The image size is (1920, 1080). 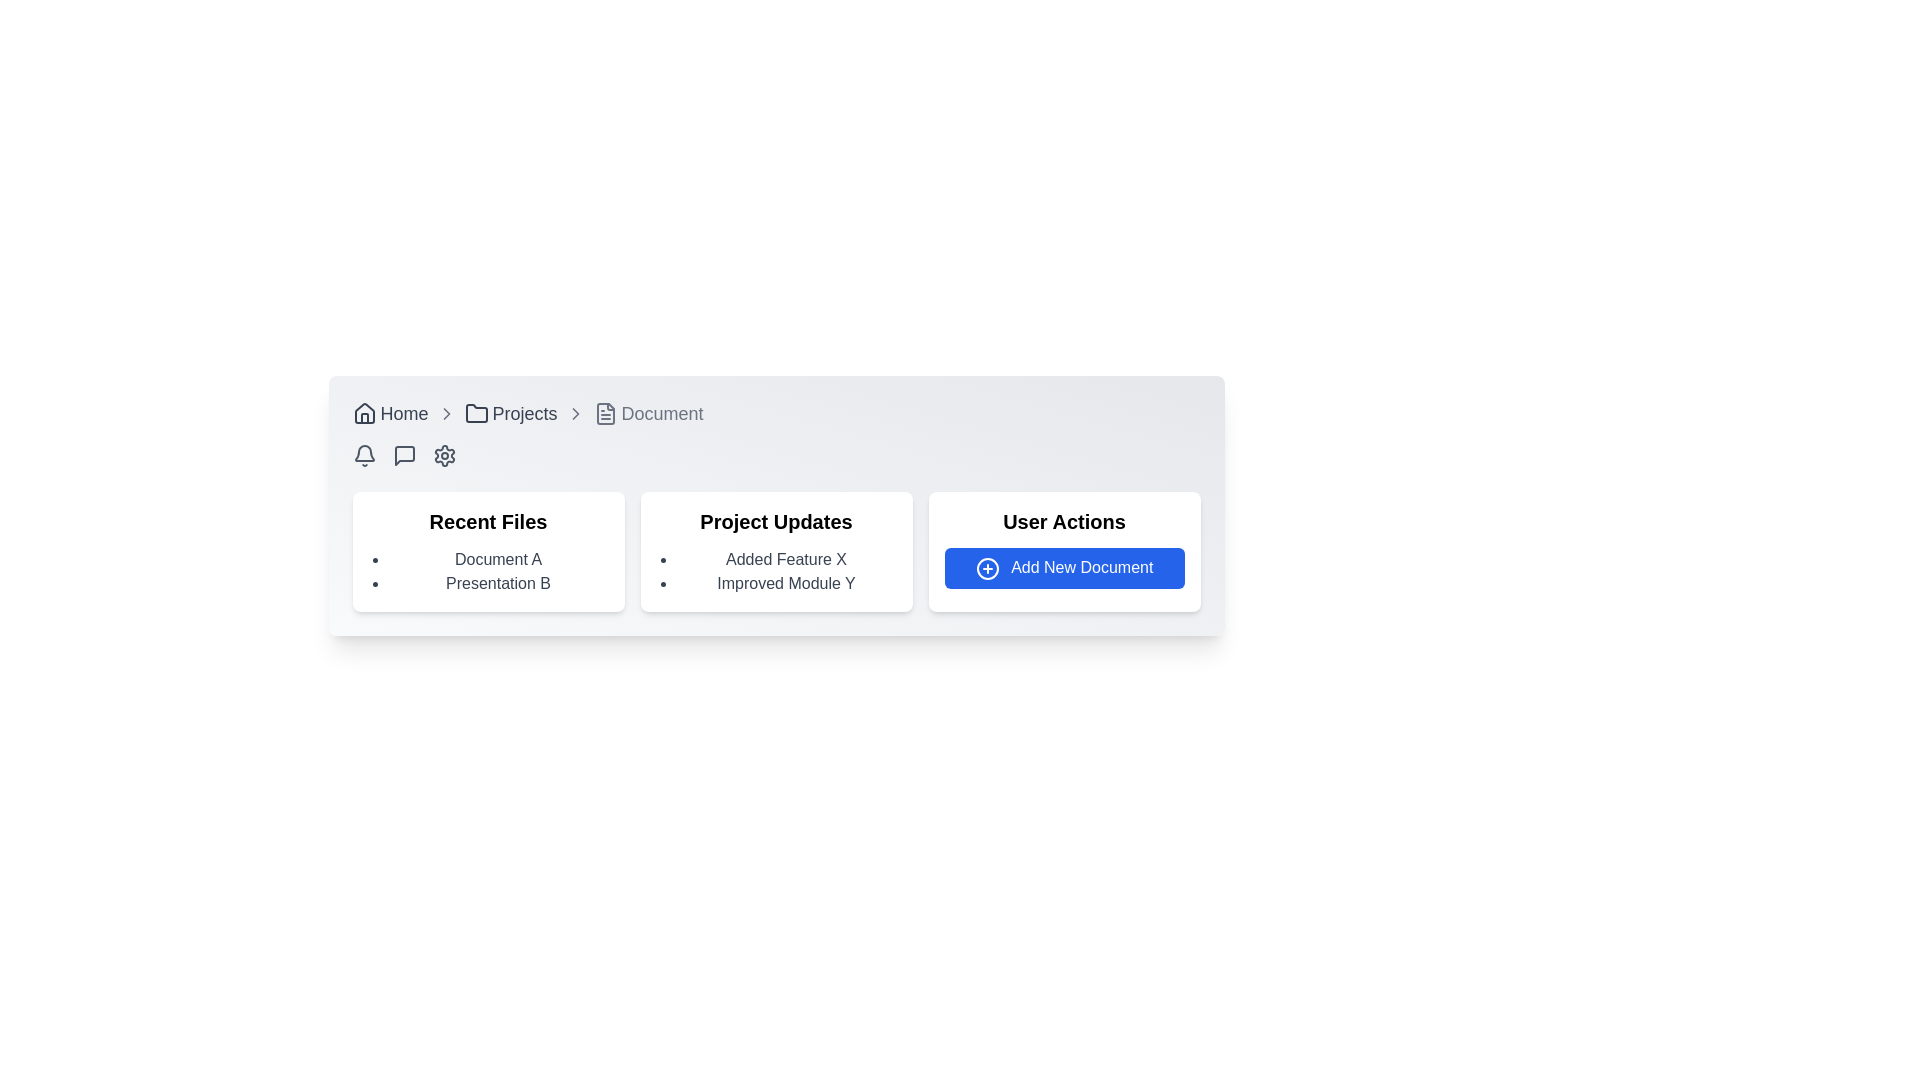 What do you see at coordinates (364, 412) in the screenshot?
I see `the roof portion of the house-shaped icon in the breadcrumb navigation bar` at bounding box center [364, 412].